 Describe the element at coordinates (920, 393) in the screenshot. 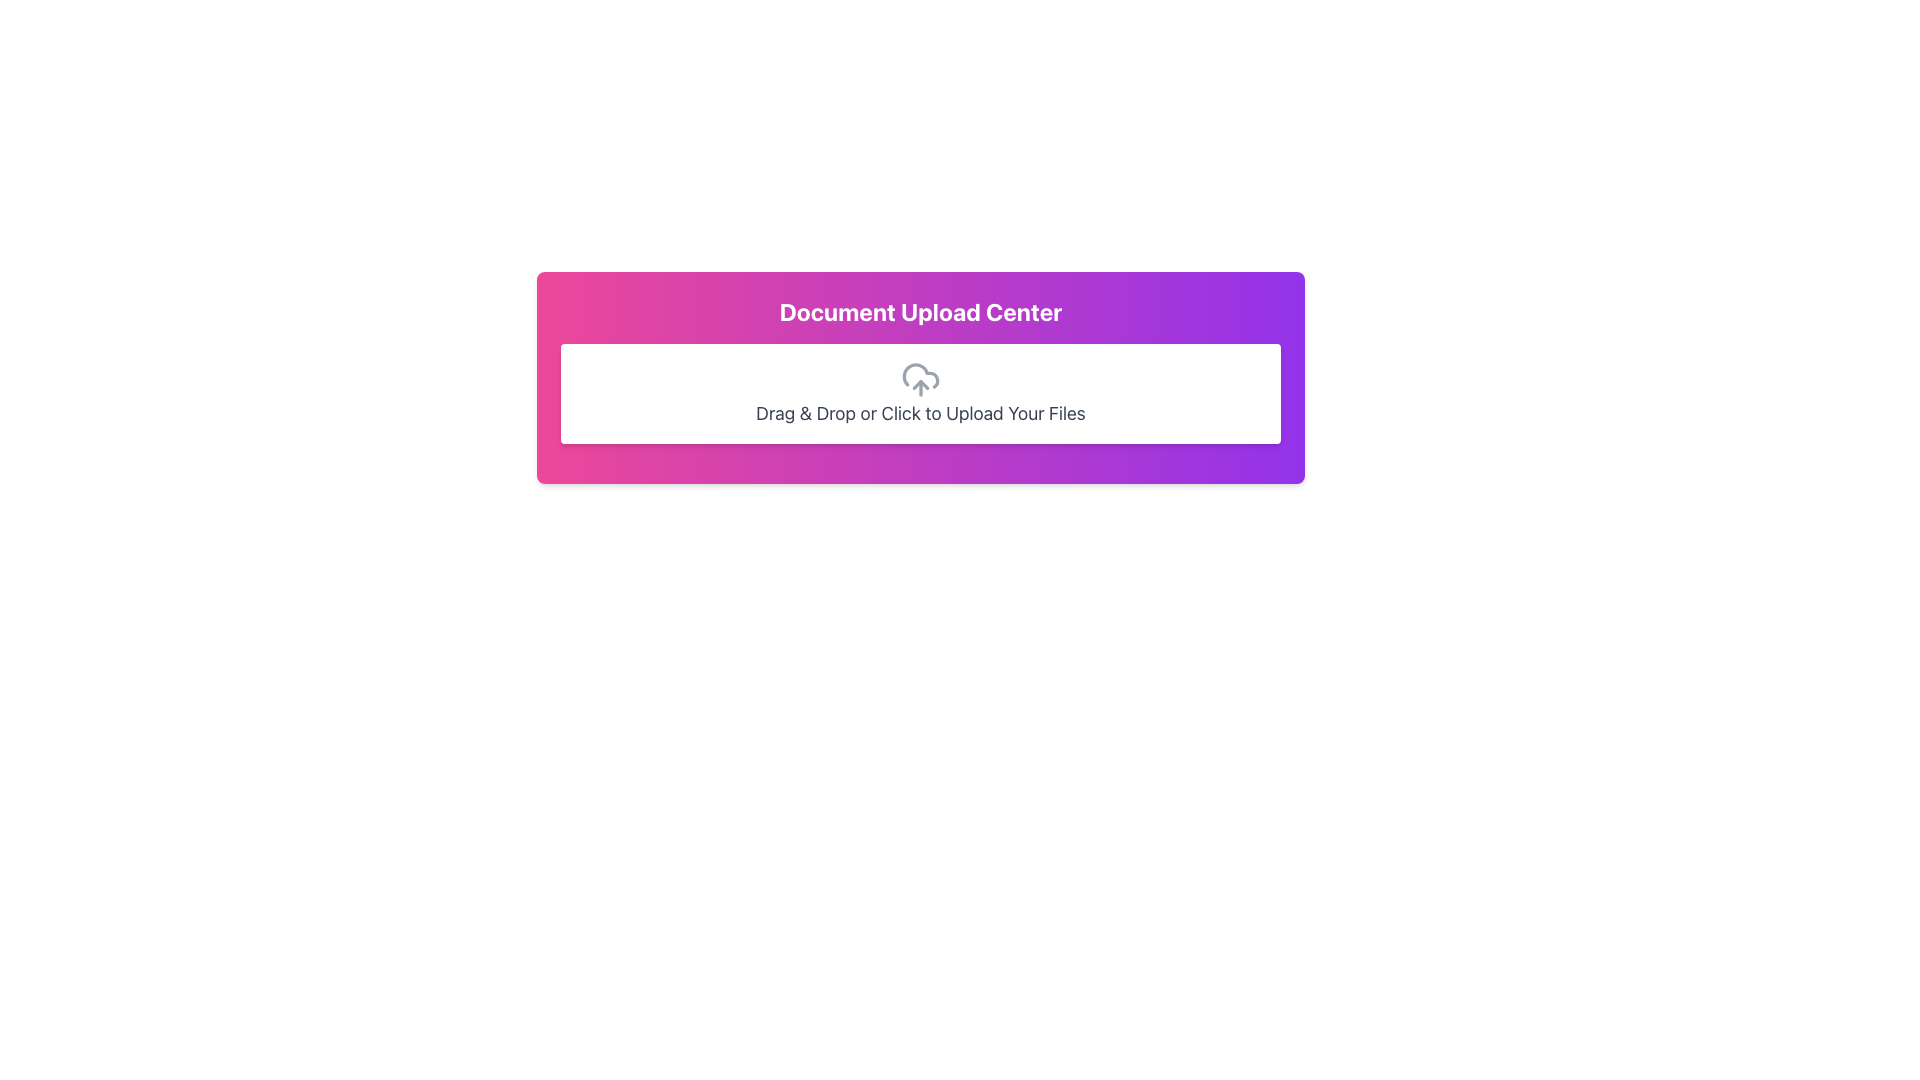

I see `files over the File Upload Area located in the 'Document Upload Center' below the title text for uploading documents` at that location.